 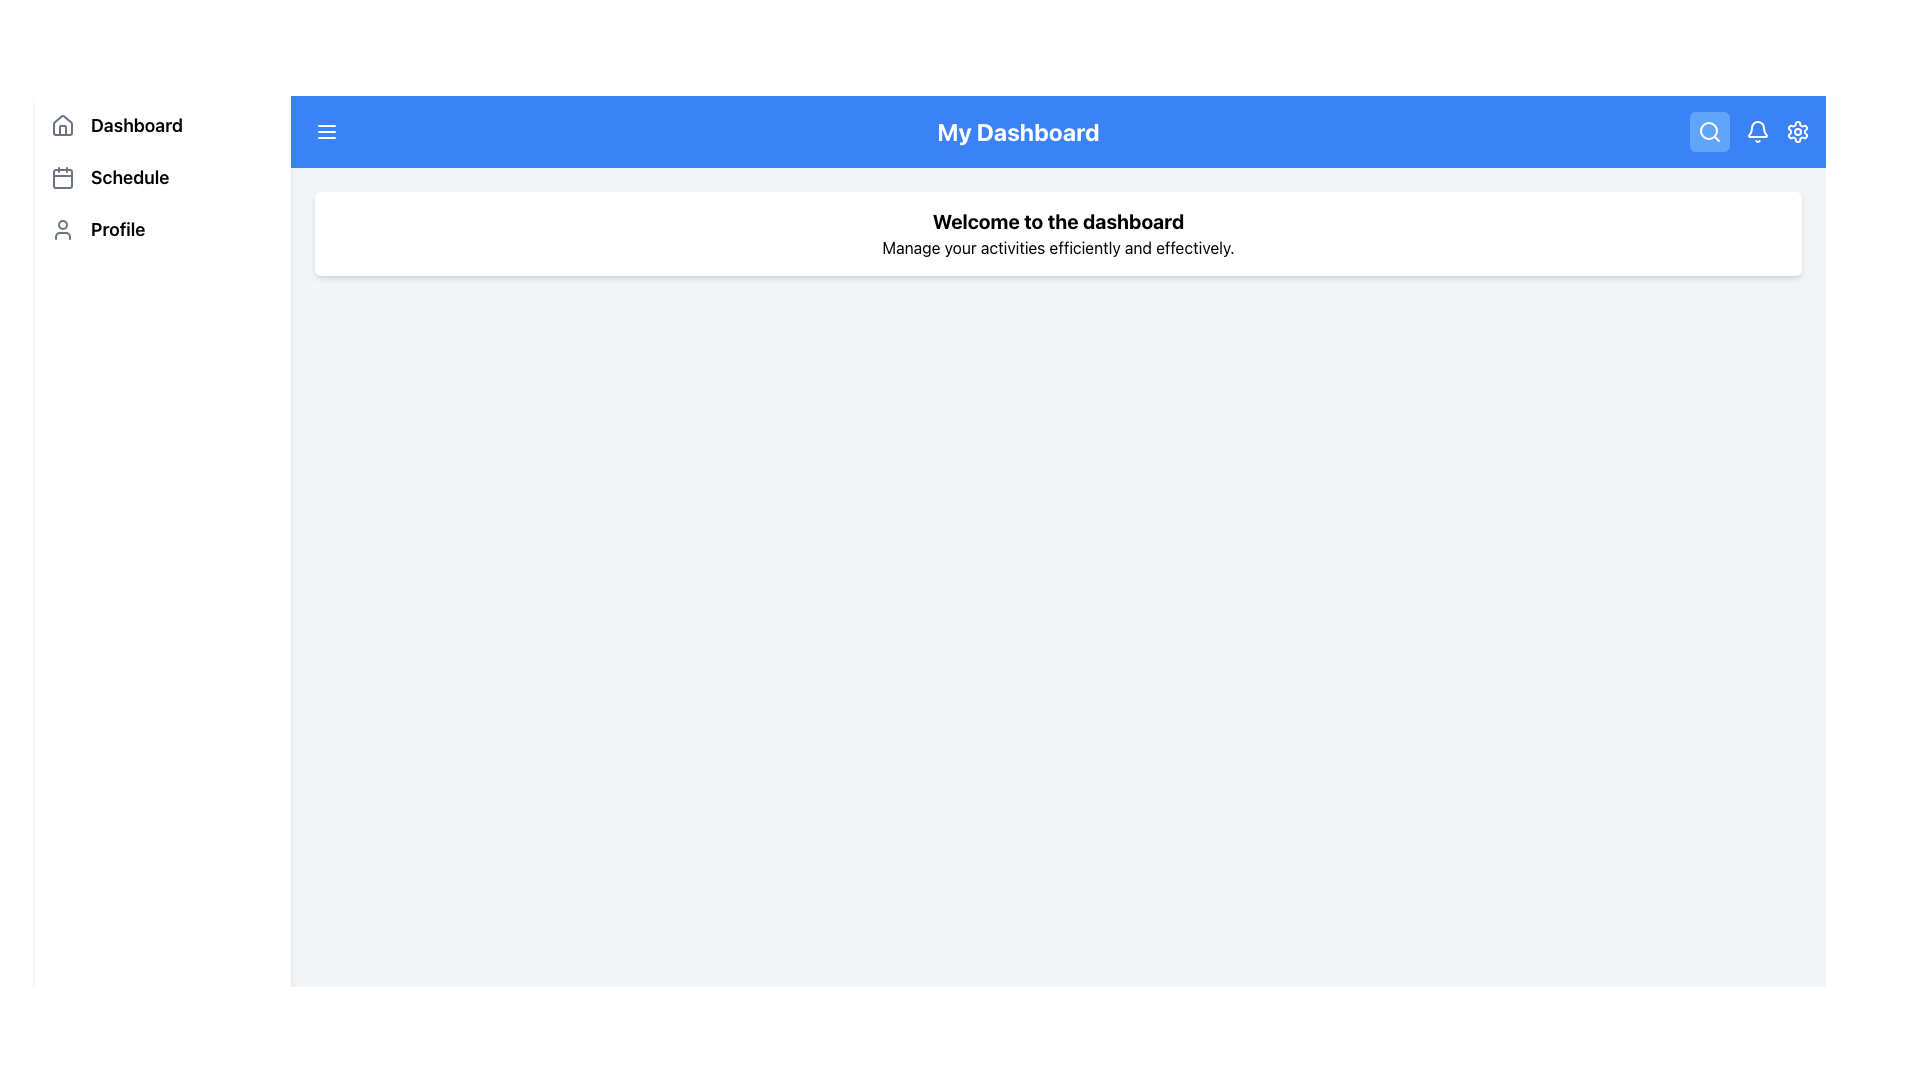 What do you see at coordinates (1748, 131) in the screenshot?
I see `the bell icon in the top-right corner of 'My Dashboard'` at bounding box center [1748, 131].